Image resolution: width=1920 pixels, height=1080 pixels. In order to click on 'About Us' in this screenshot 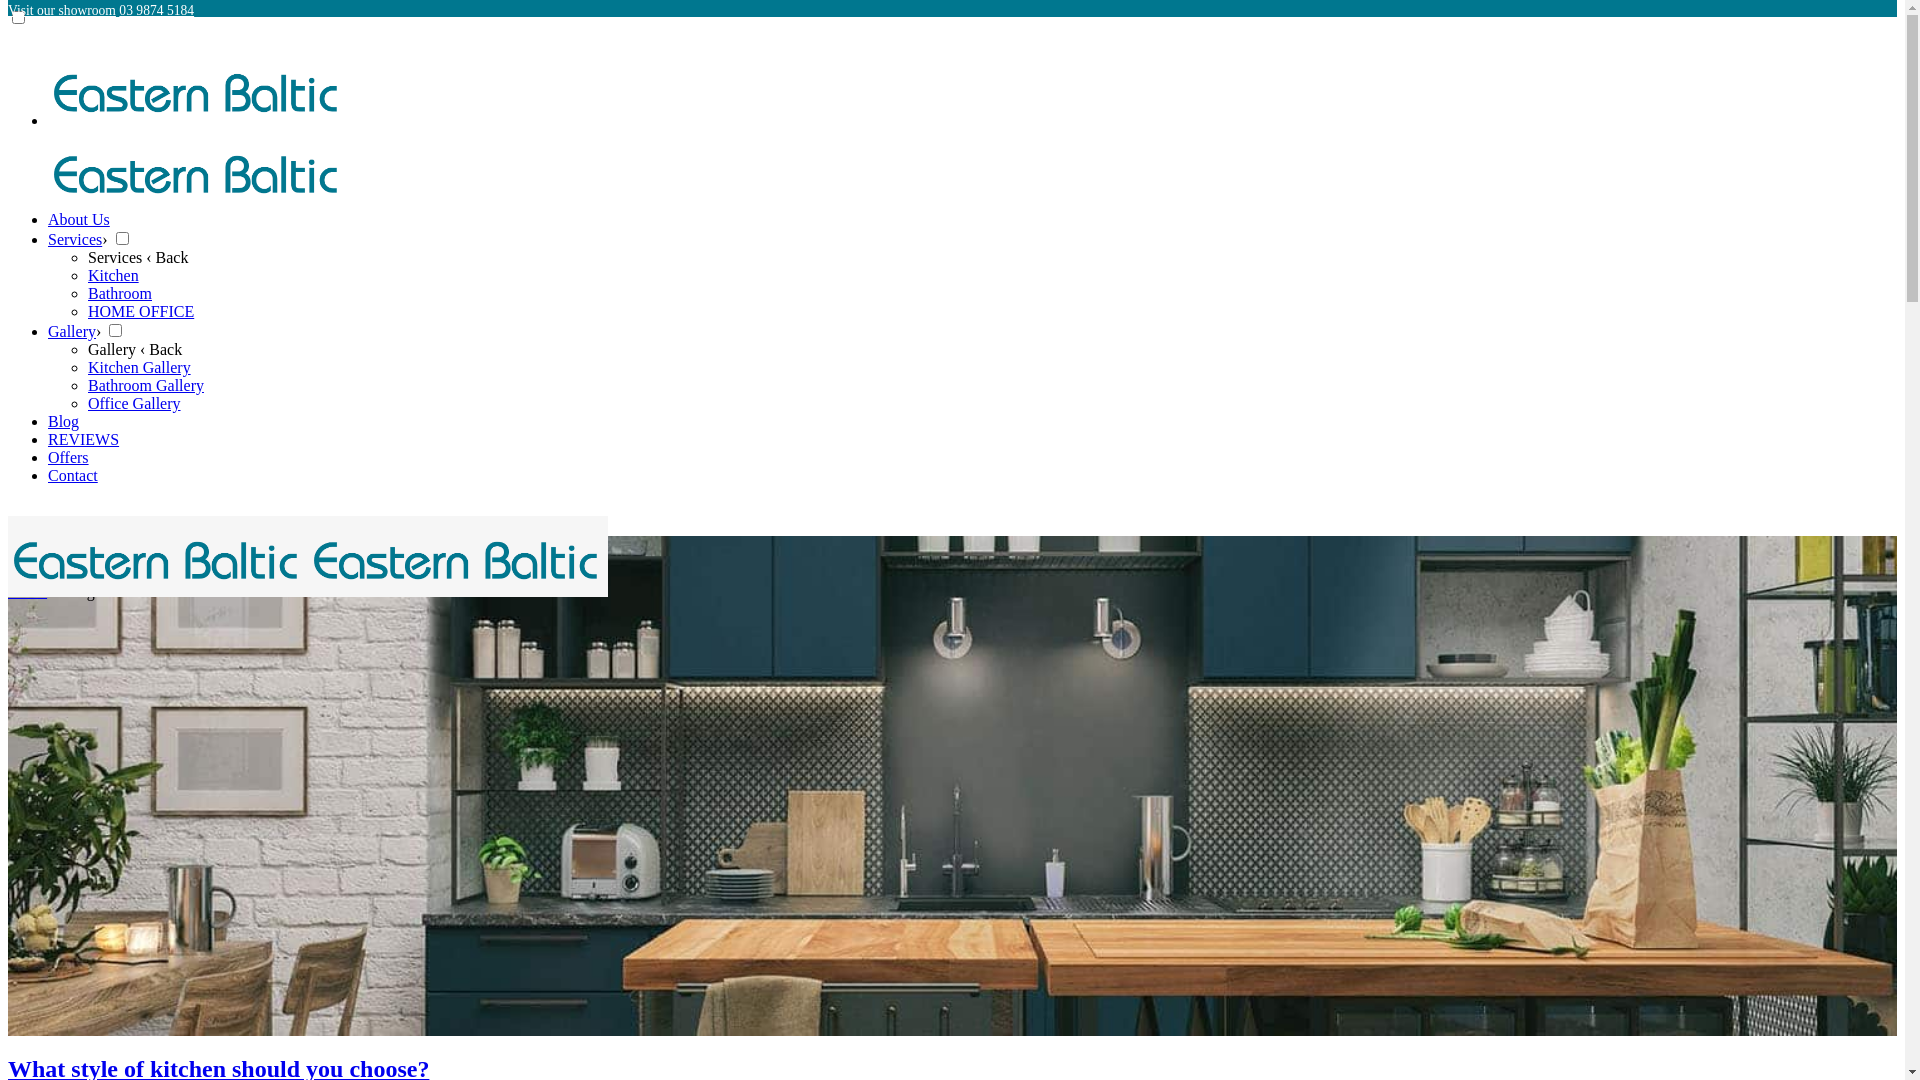, I will do `click(78, 219)`.